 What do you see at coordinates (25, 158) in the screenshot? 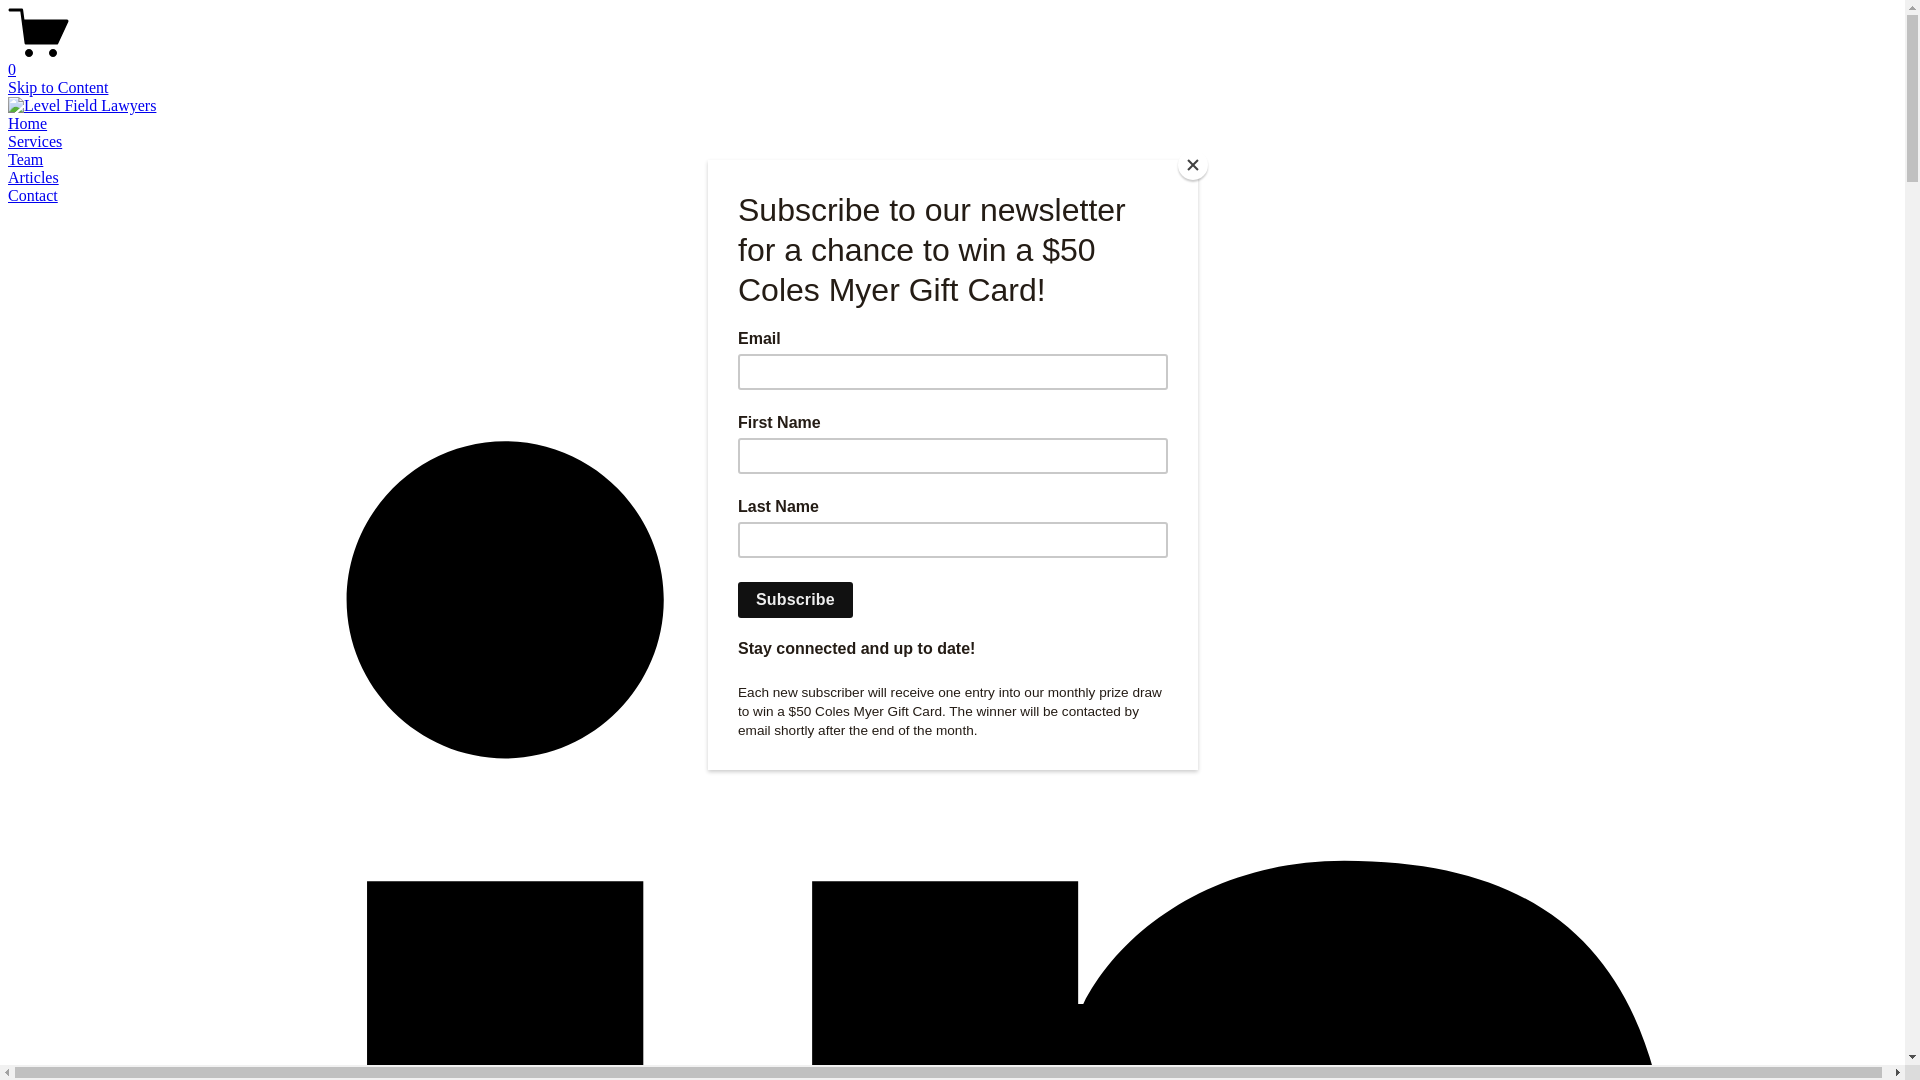
I see `'Team'` at bounding box center [25, 158].